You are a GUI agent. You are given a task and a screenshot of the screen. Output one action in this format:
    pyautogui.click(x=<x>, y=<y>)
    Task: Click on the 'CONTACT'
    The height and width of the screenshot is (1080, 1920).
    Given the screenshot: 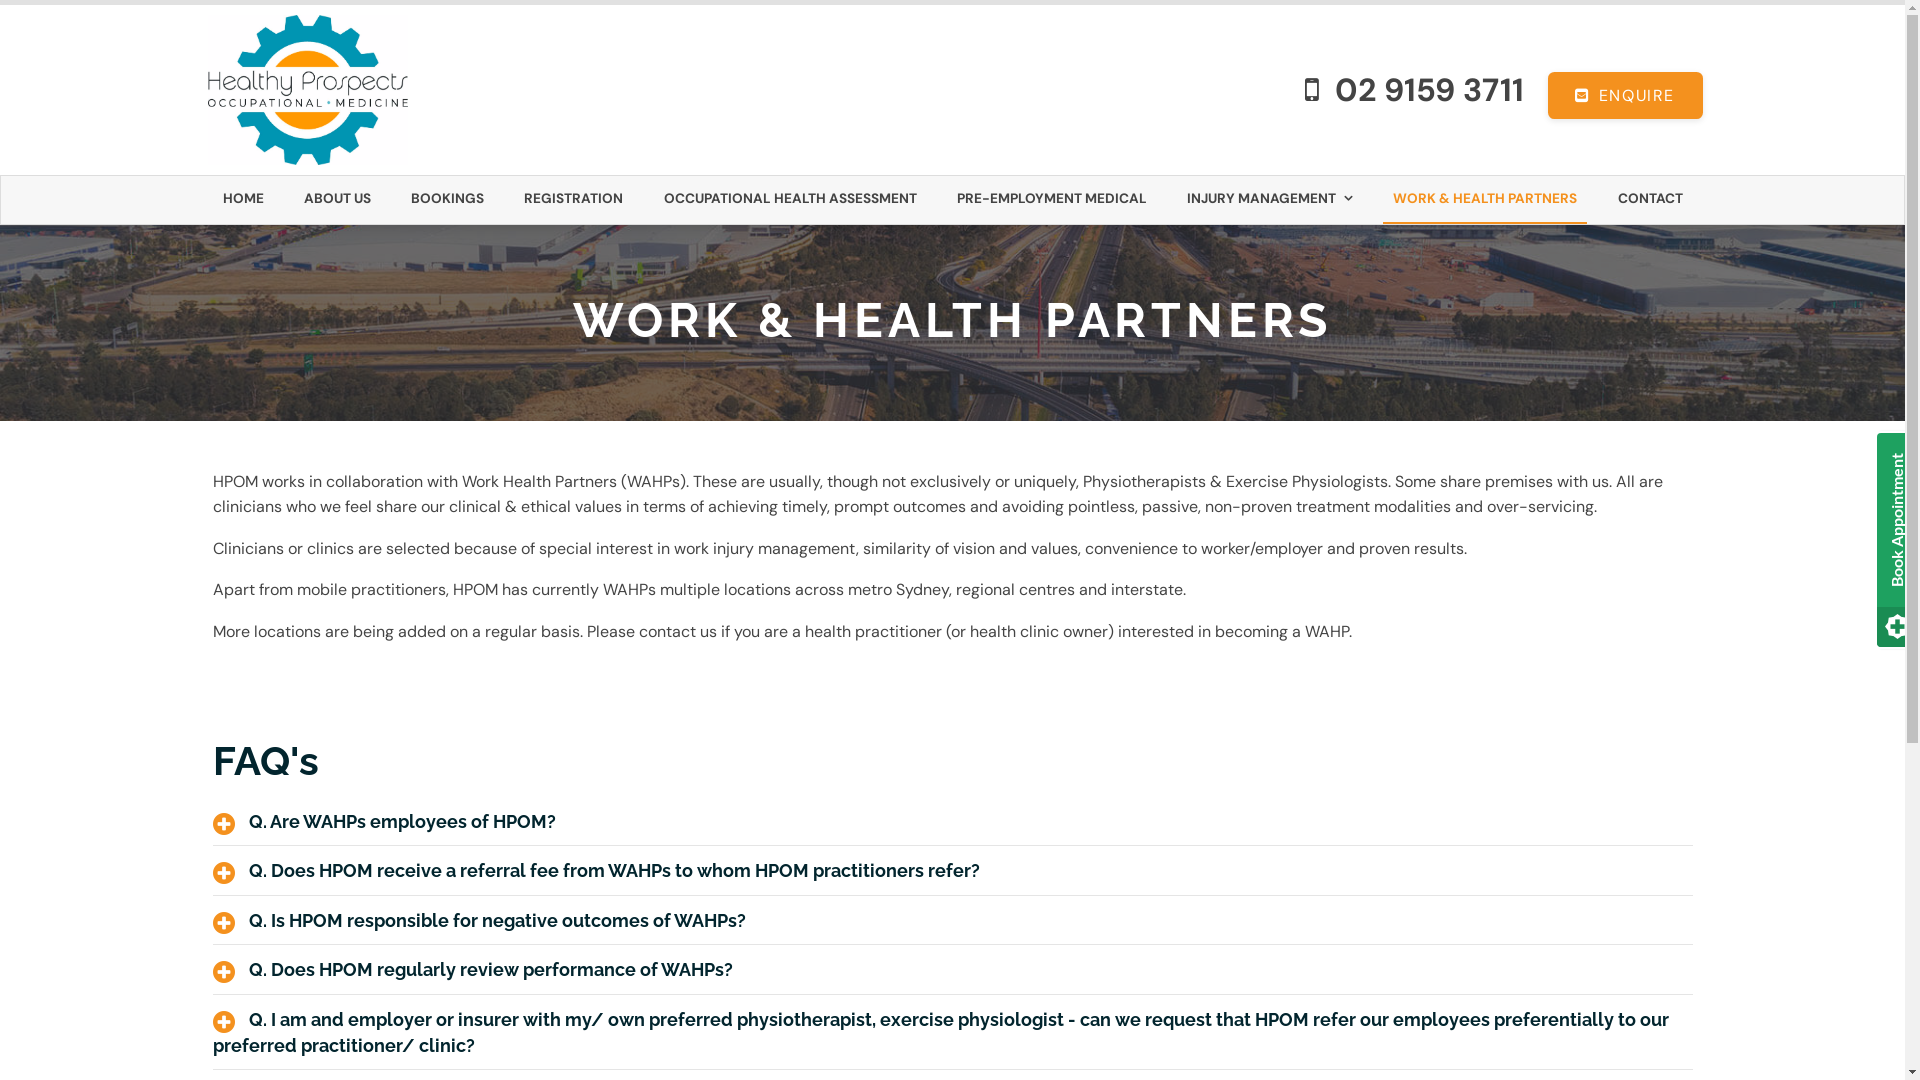 What is the action you would take?
    pyautogui.click(x=1650, y=200)
    